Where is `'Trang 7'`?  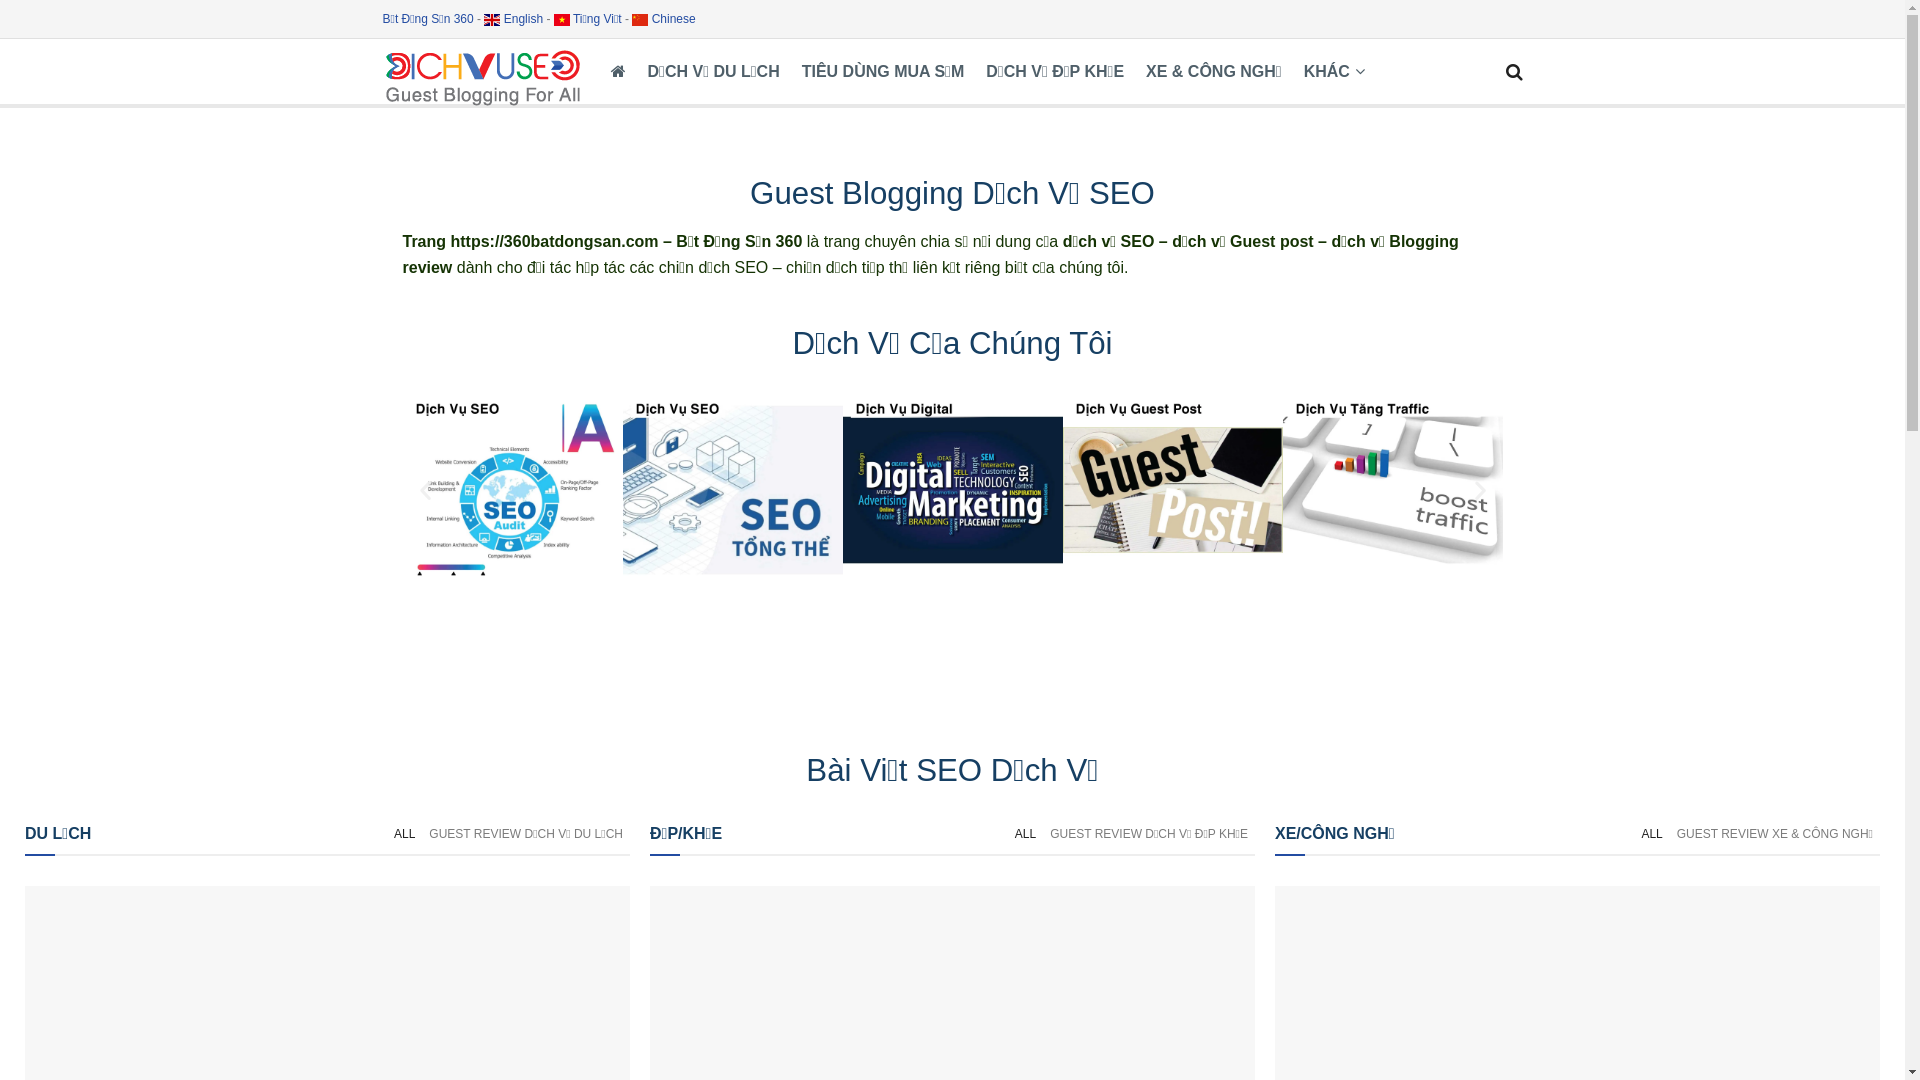
'Trang 7' is located at coordinates (1171, 489).